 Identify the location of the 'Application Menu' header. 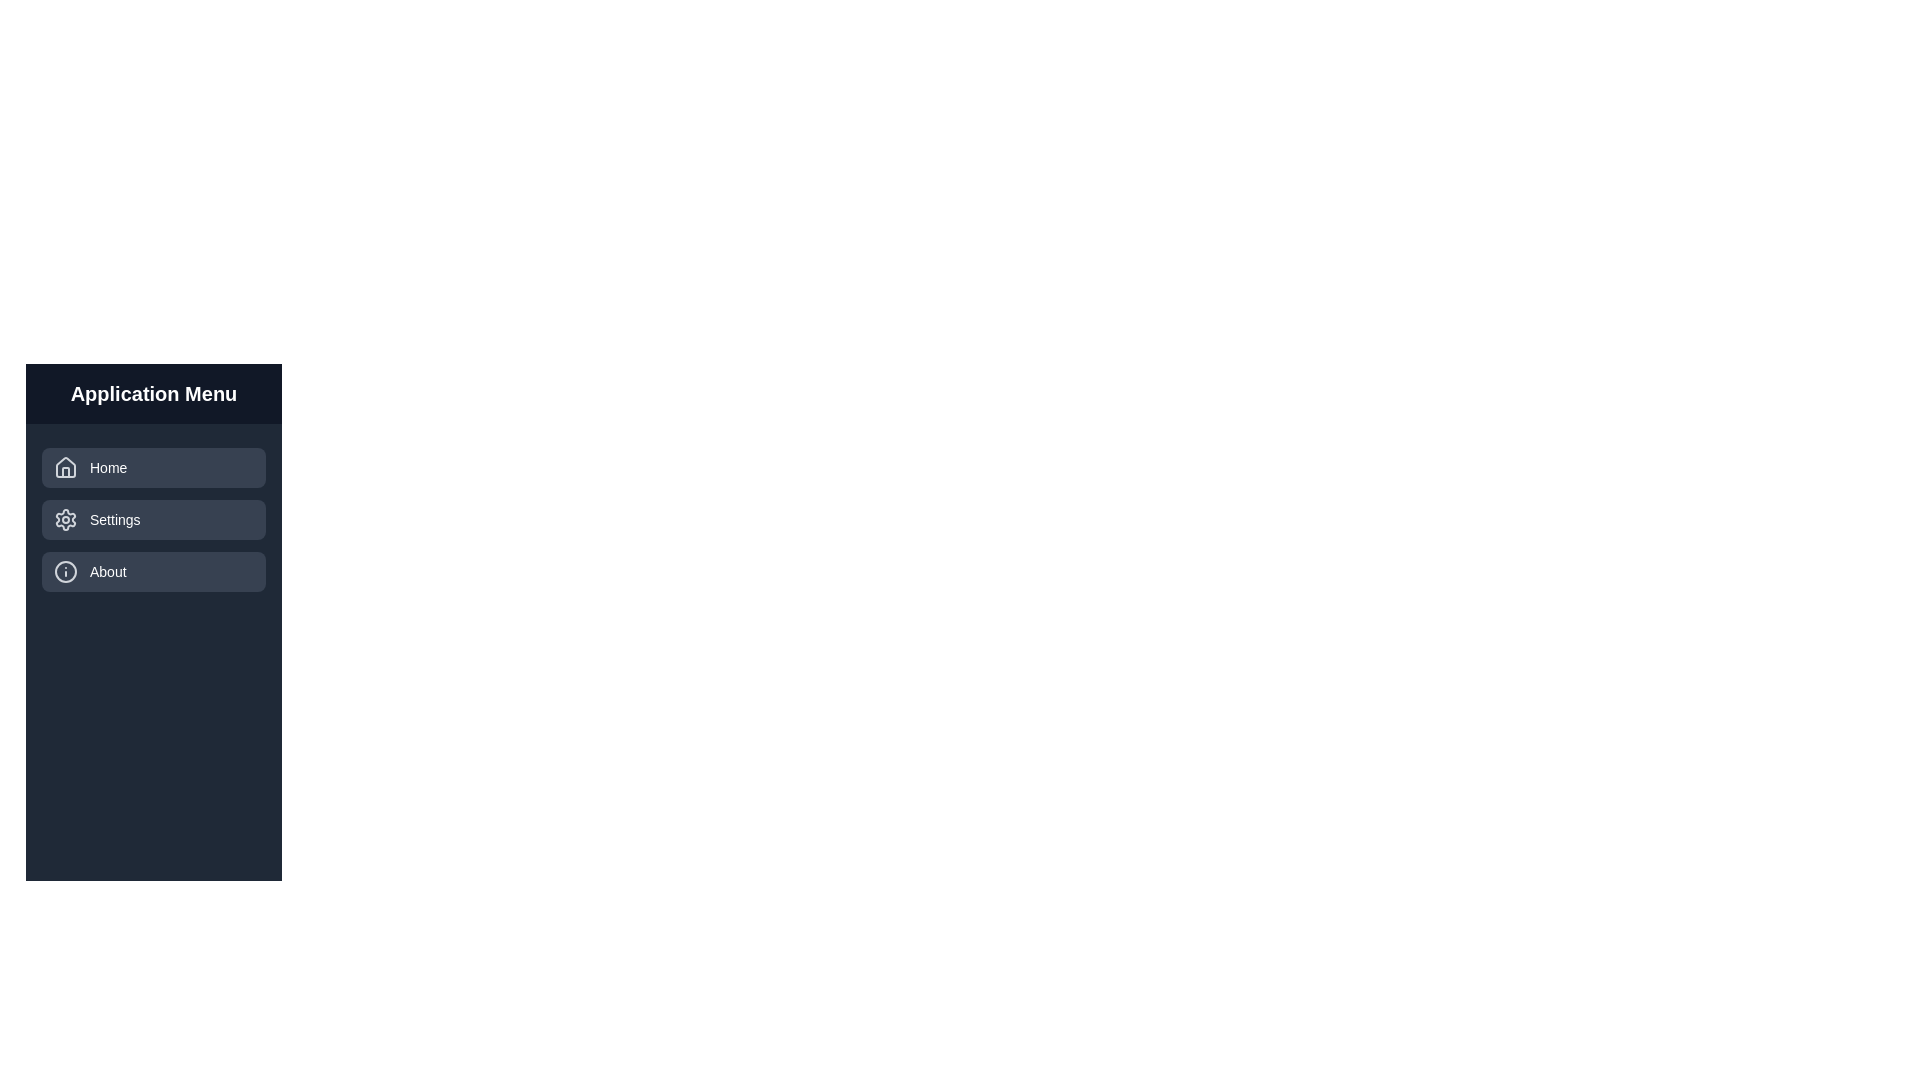
(152, 393).